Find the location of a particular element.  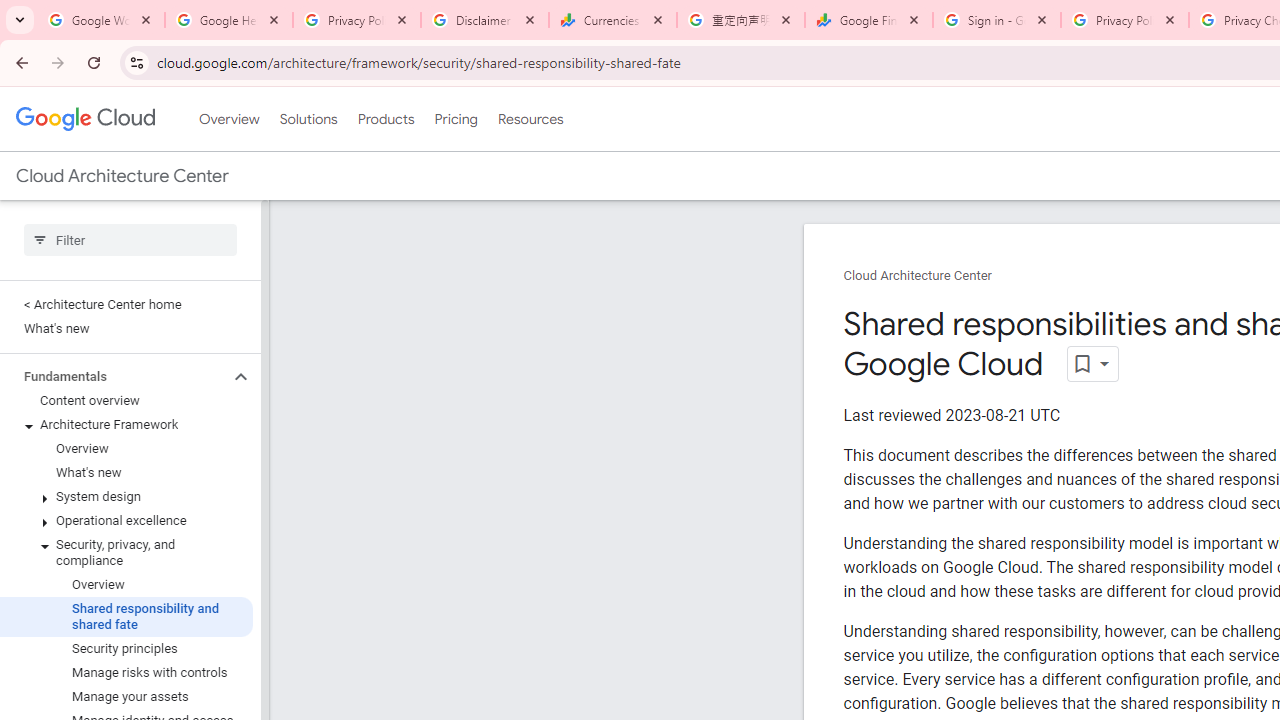

'Pricing' is located at coordinates (454, 119).